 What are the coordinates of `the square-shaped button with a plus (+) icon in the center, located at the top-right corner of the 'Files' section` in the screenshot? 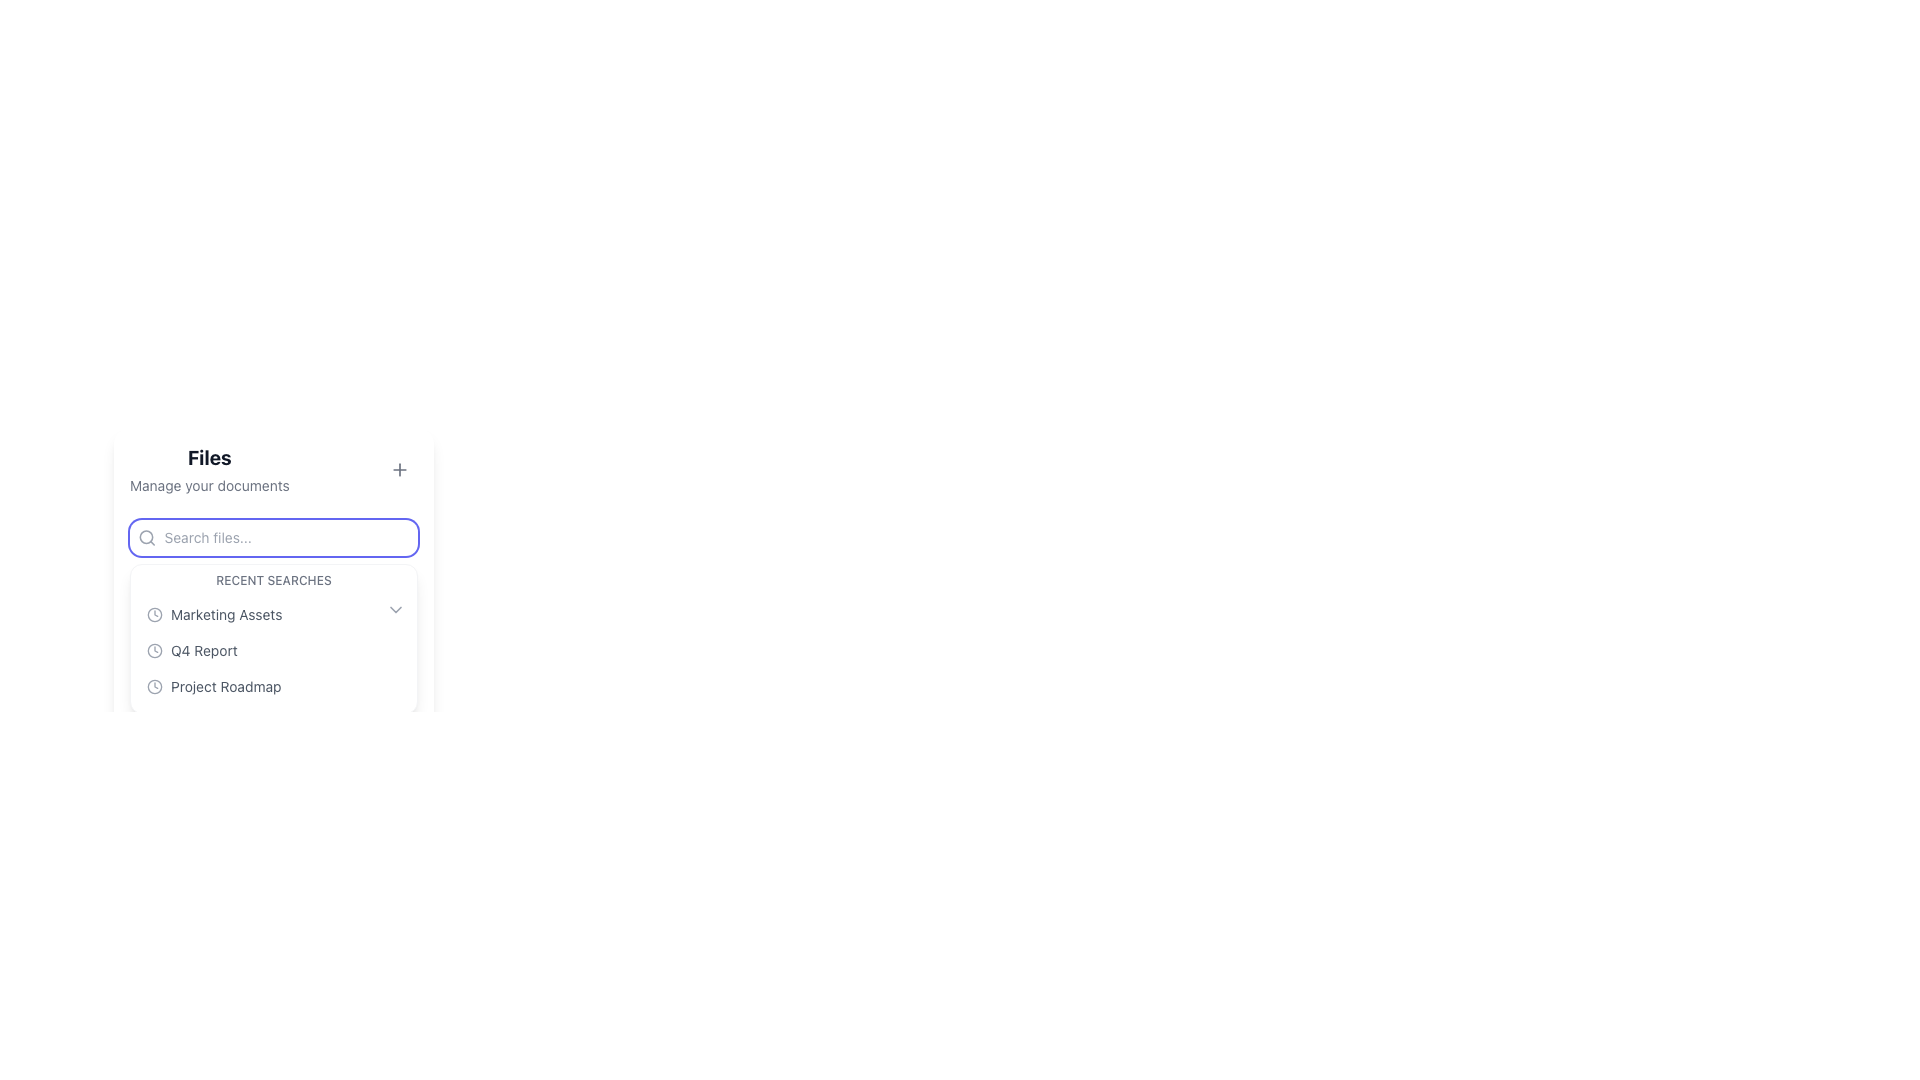 It's located at (399, 470).